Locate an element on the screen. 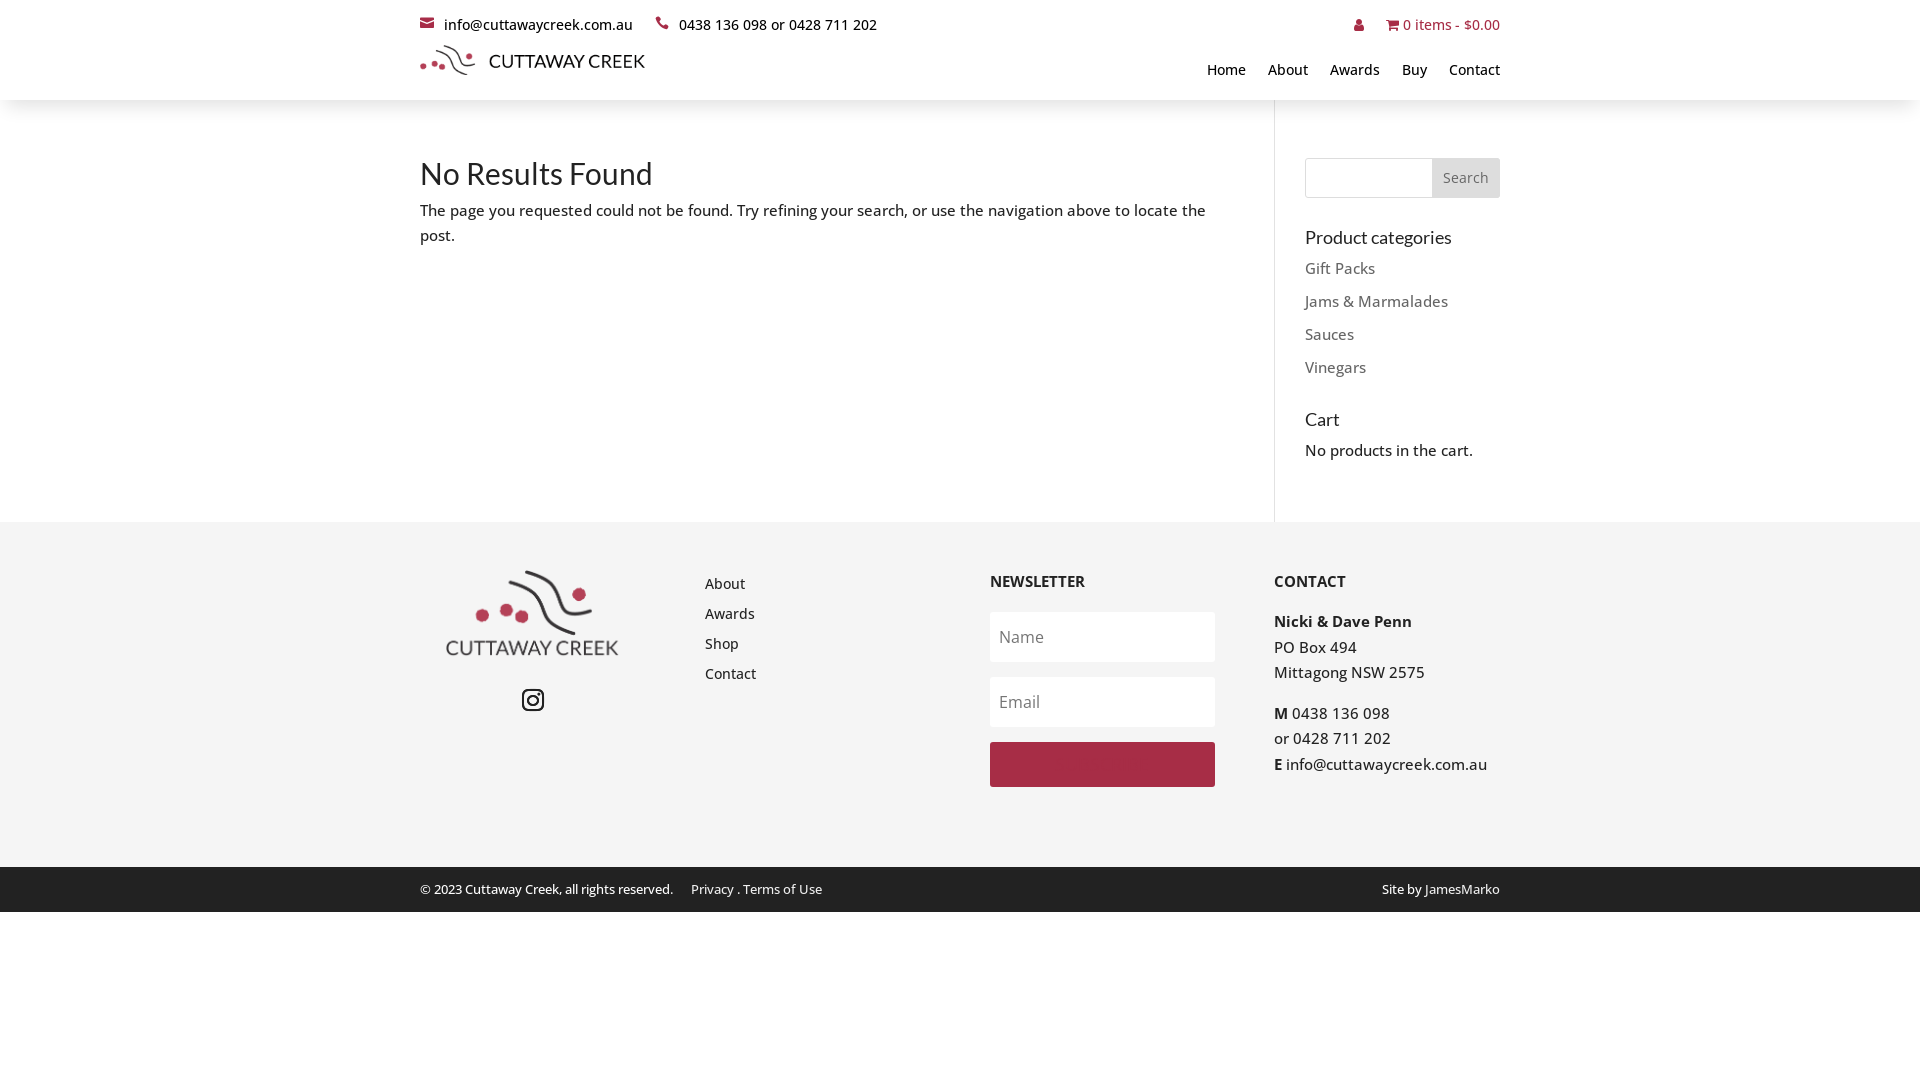 The width and height of the screenshot is (1920, 1080). 'Terms of Use' is located at coordinates (781, 887).